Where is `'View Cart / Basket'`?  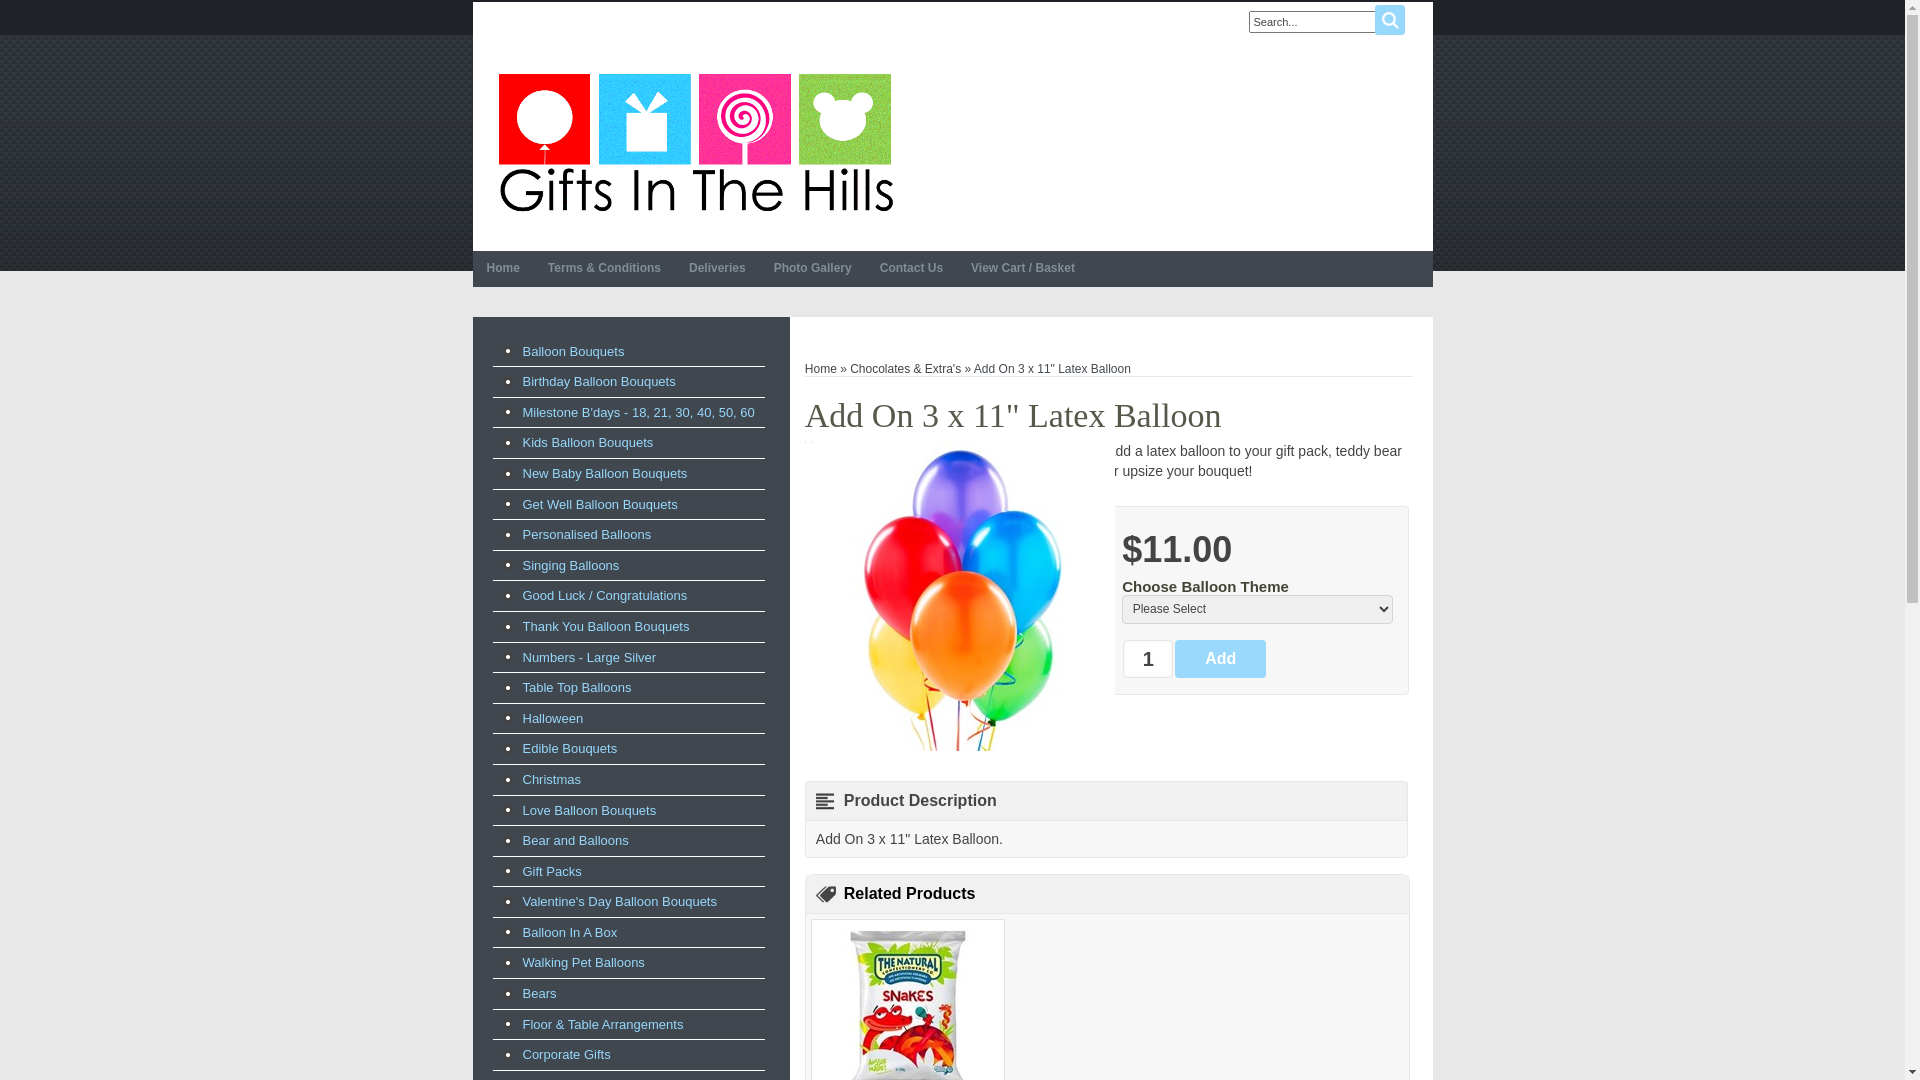 'View Cart / Basket' is located at coordinates (1022, 268).